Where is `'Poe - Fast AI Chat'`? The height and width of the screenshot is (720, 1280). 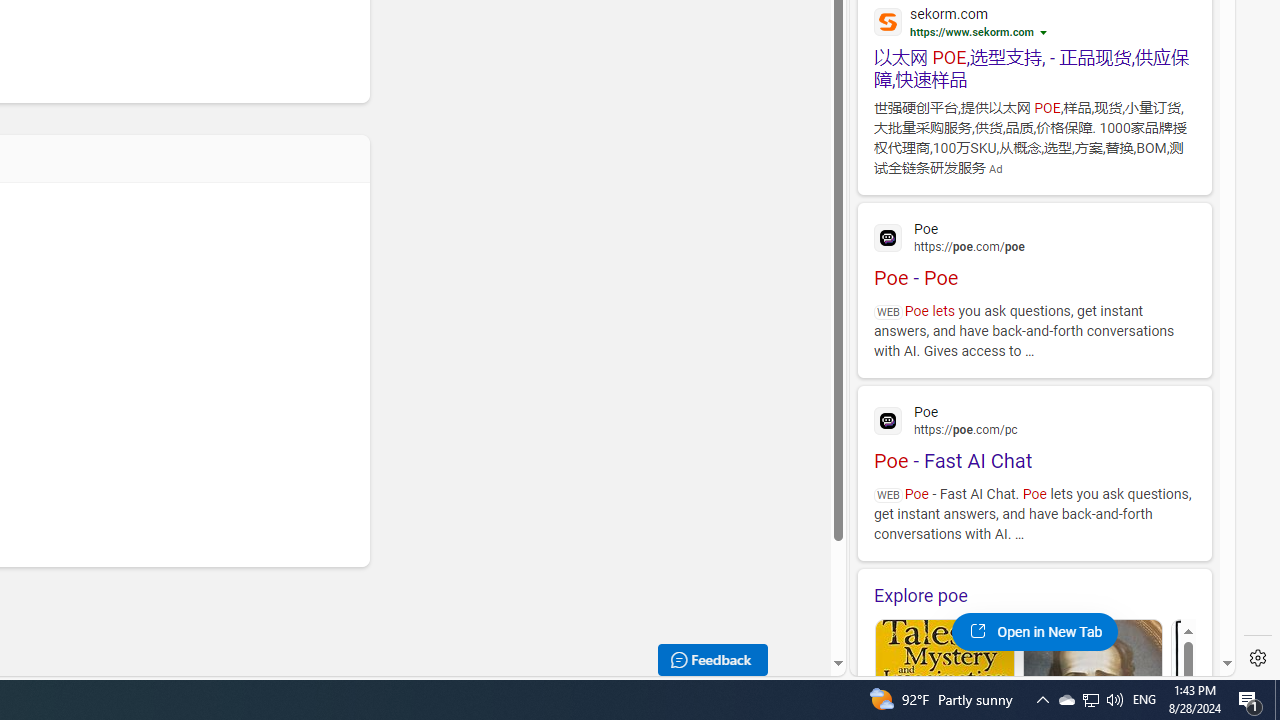 'Poe - Fast AI Chat' is located at coordinates (1034, 434).